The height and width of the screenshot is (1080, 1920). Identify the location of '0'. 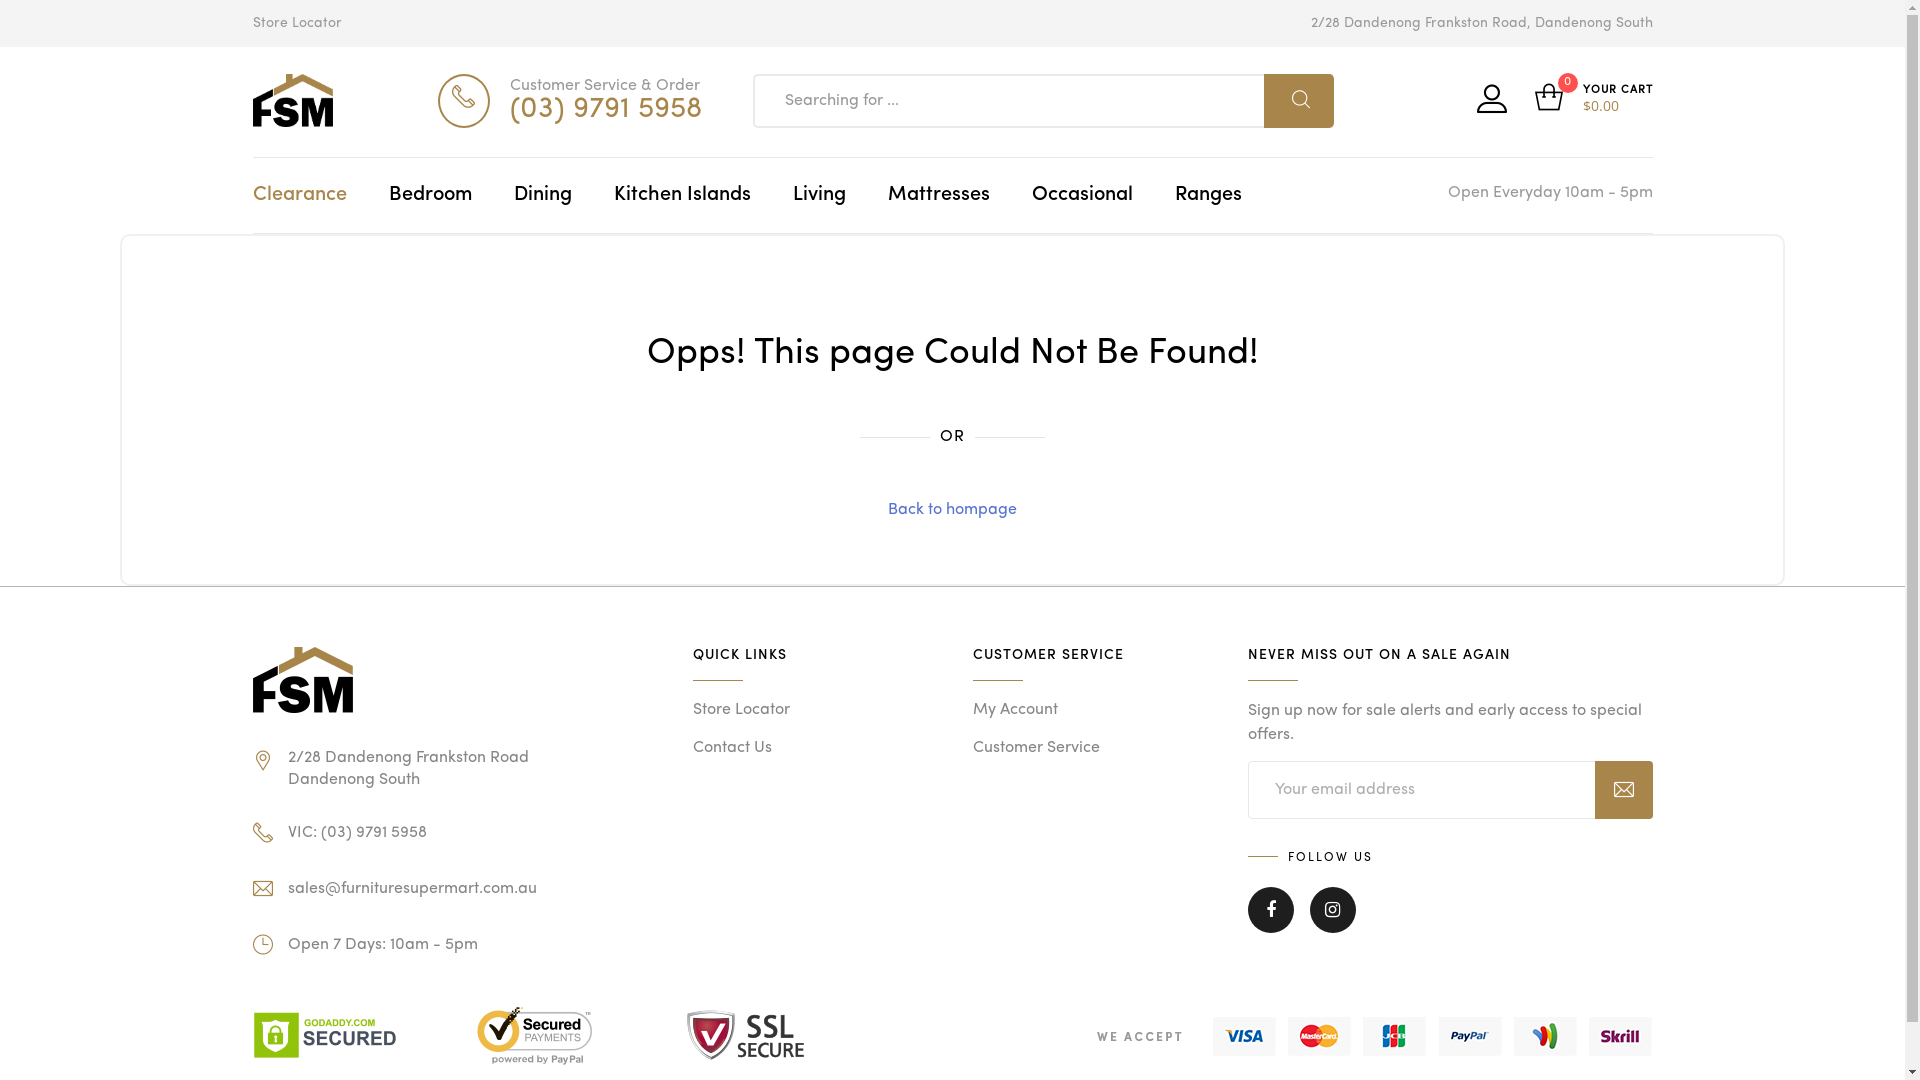
(1557, 100).